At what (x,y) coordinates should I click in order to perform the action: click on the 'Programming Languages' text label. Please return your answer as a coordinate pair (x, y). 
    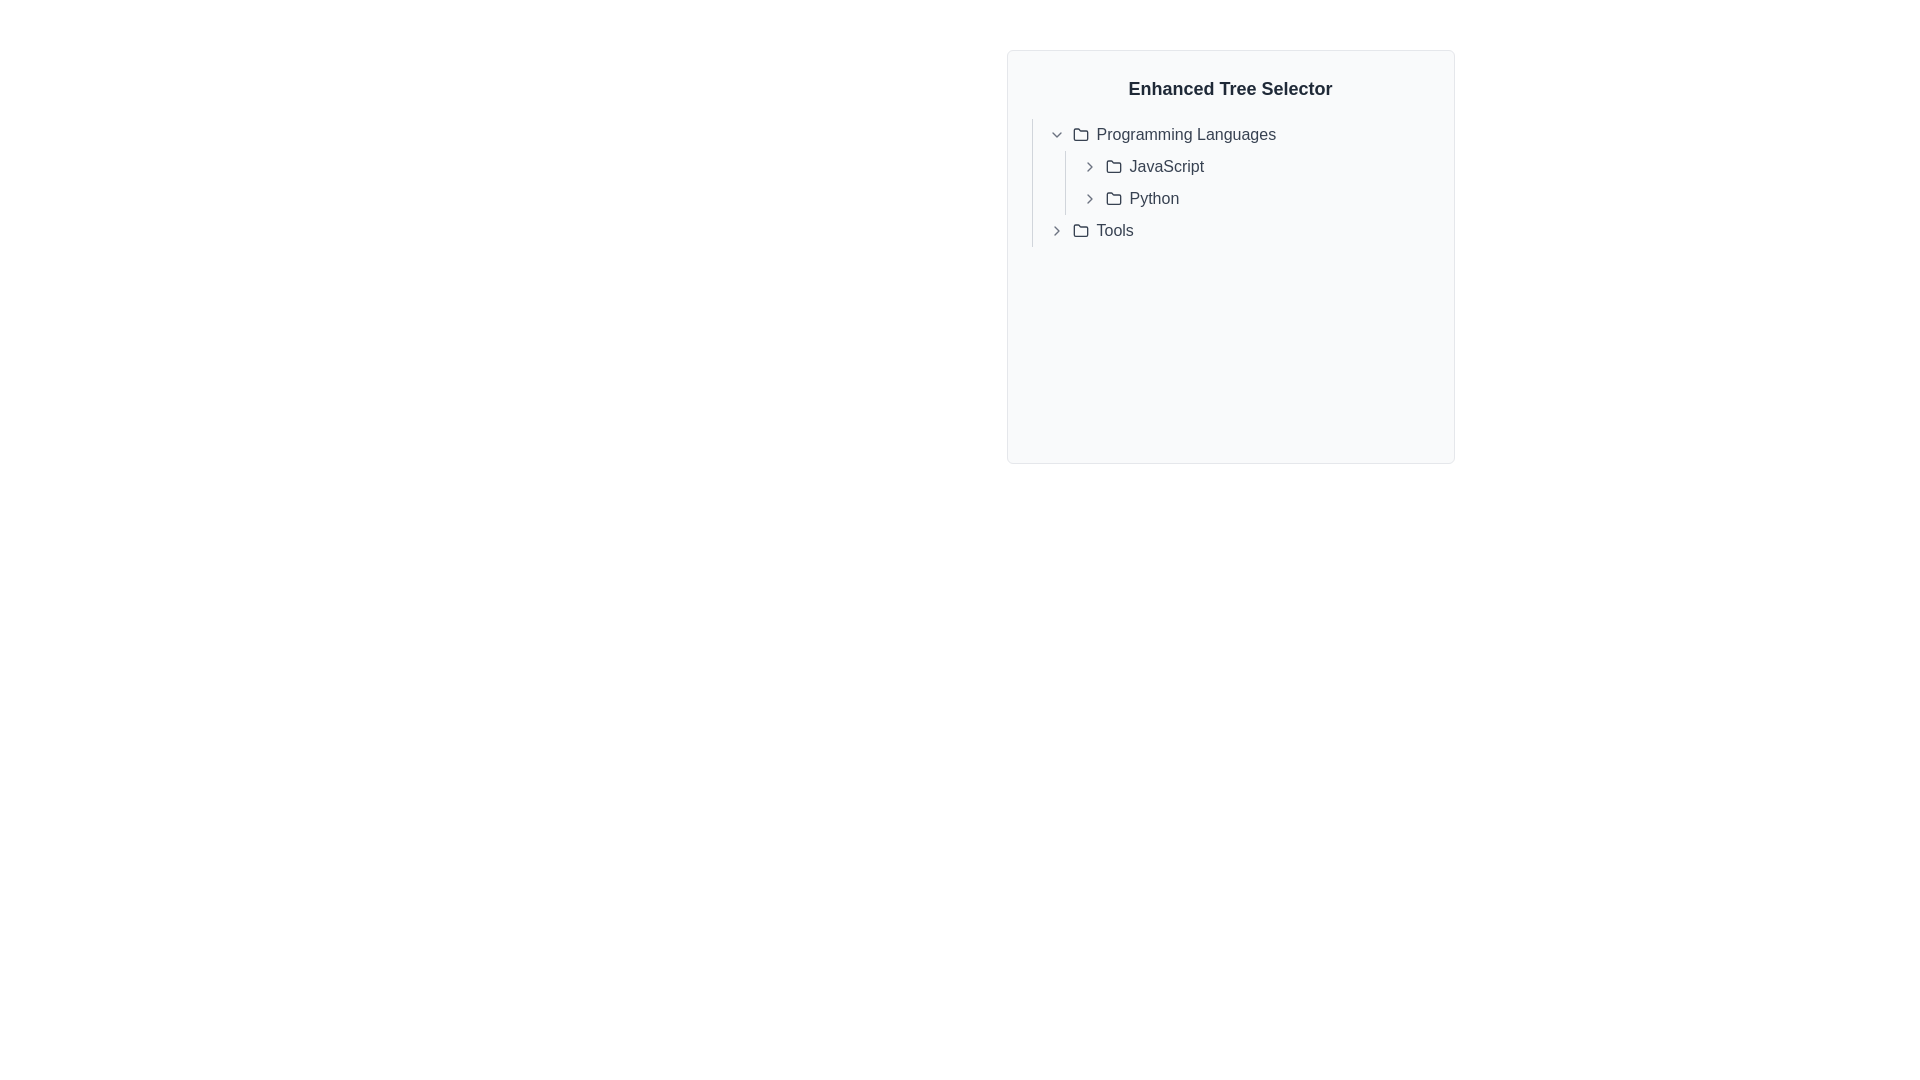
    Looking at the image, I should click on (1186, 135).